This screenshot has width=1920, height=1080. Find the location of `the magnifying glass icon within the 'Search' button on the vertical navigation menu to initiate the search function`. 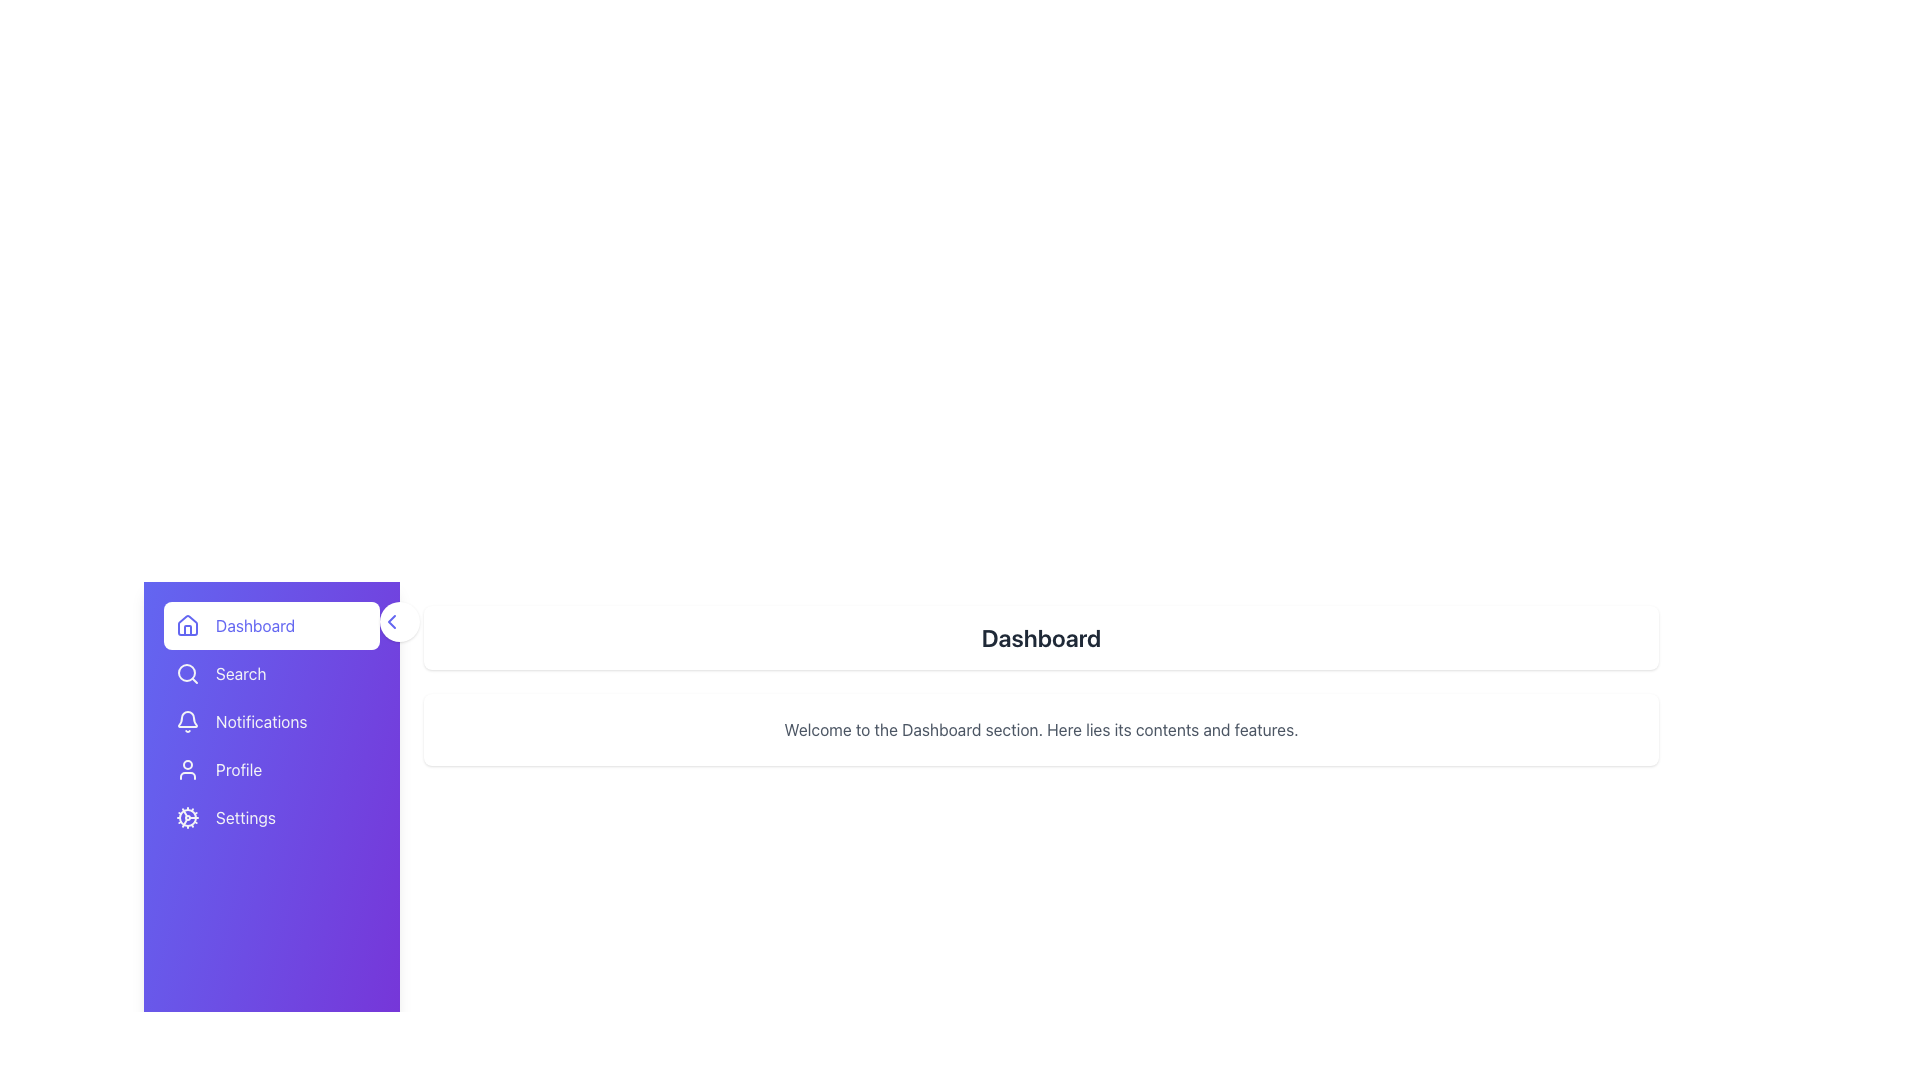

the magnifying glass icon within the 'Search' button on the vertical navigation menu to initiate the search function is located at coordinates (187, 674).